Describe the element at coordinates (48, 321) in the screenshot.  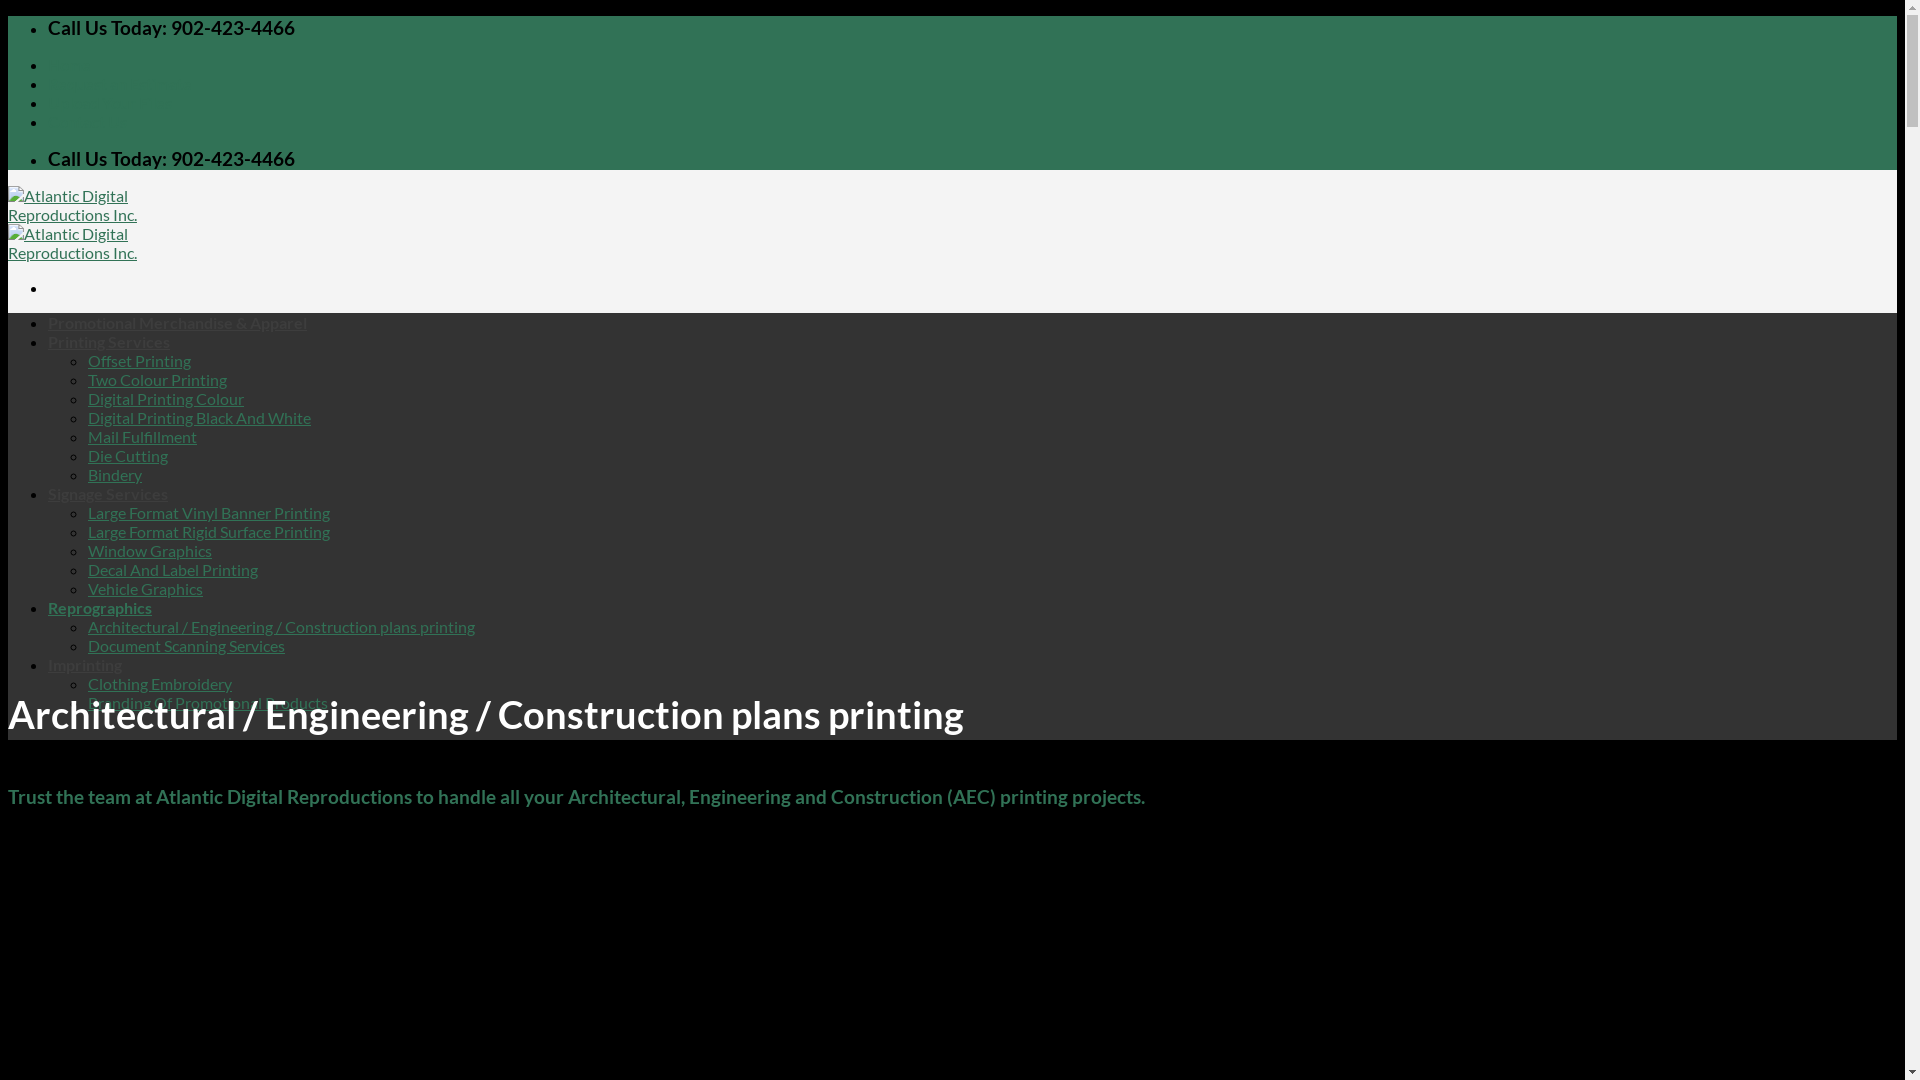
I see `'Promotional Merchandise & Apparel'` at that location.